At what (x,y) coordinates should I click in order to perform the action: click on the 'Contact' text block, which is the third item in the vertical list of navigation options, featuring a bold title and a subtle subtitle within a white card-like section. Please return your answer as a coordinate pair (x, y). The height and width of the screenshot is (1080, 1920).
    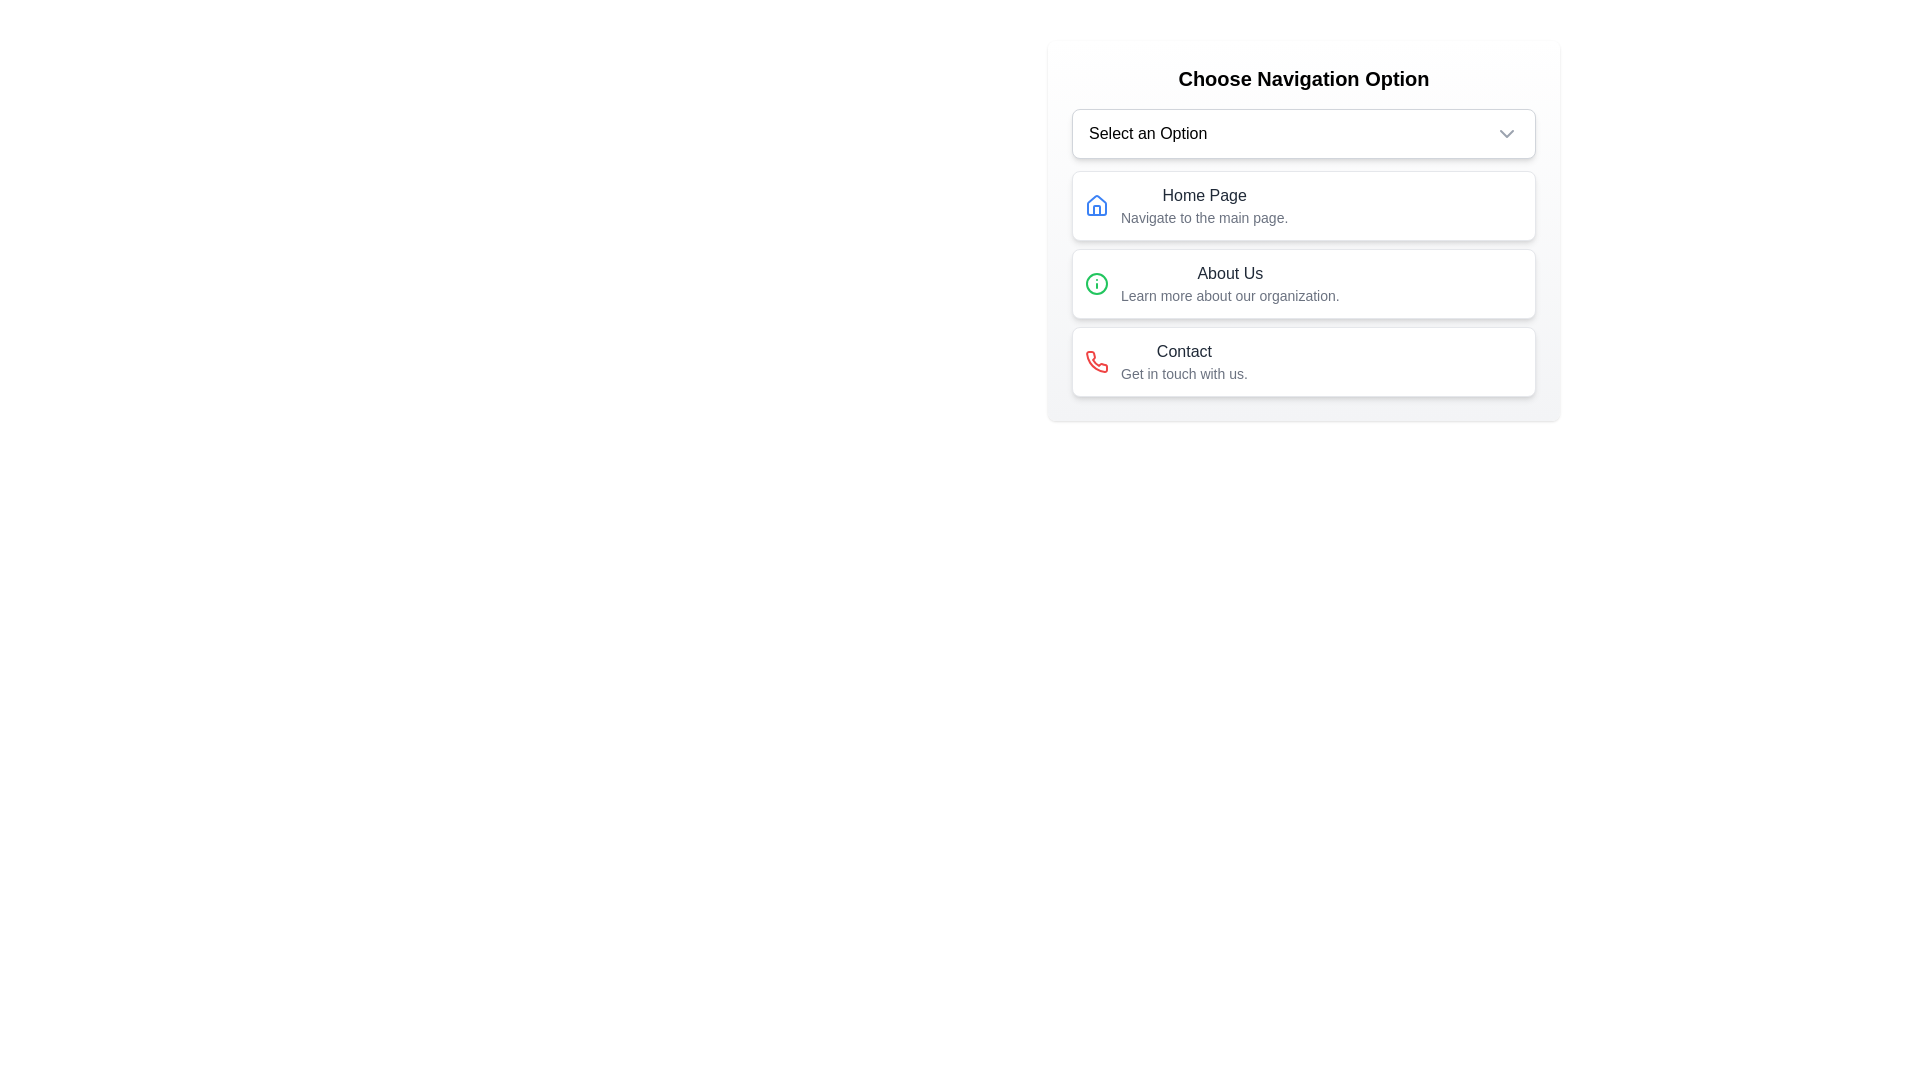
    Looking at the image, I should click on (1184, 362).